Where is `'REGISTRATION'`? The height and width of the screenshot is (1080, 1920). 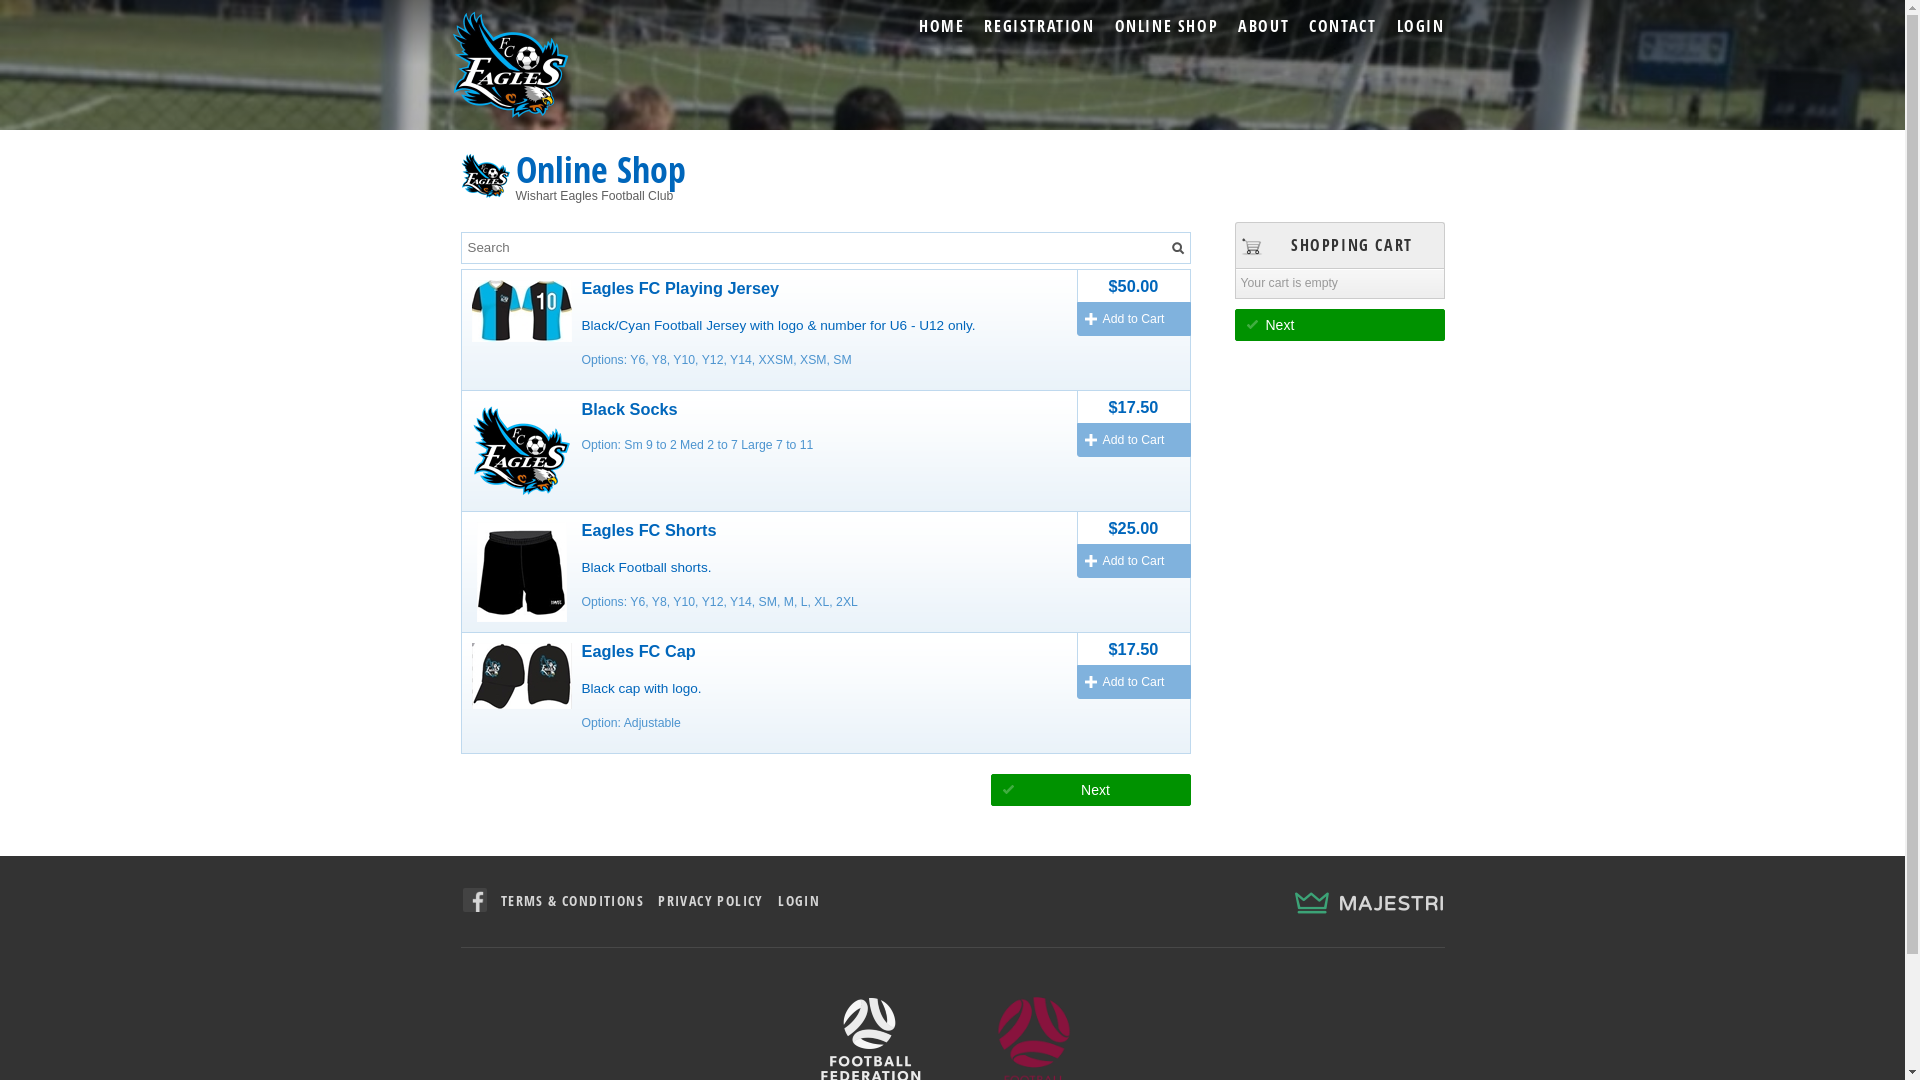
'REGISTRATION' is located at coordinates (1038, 26).